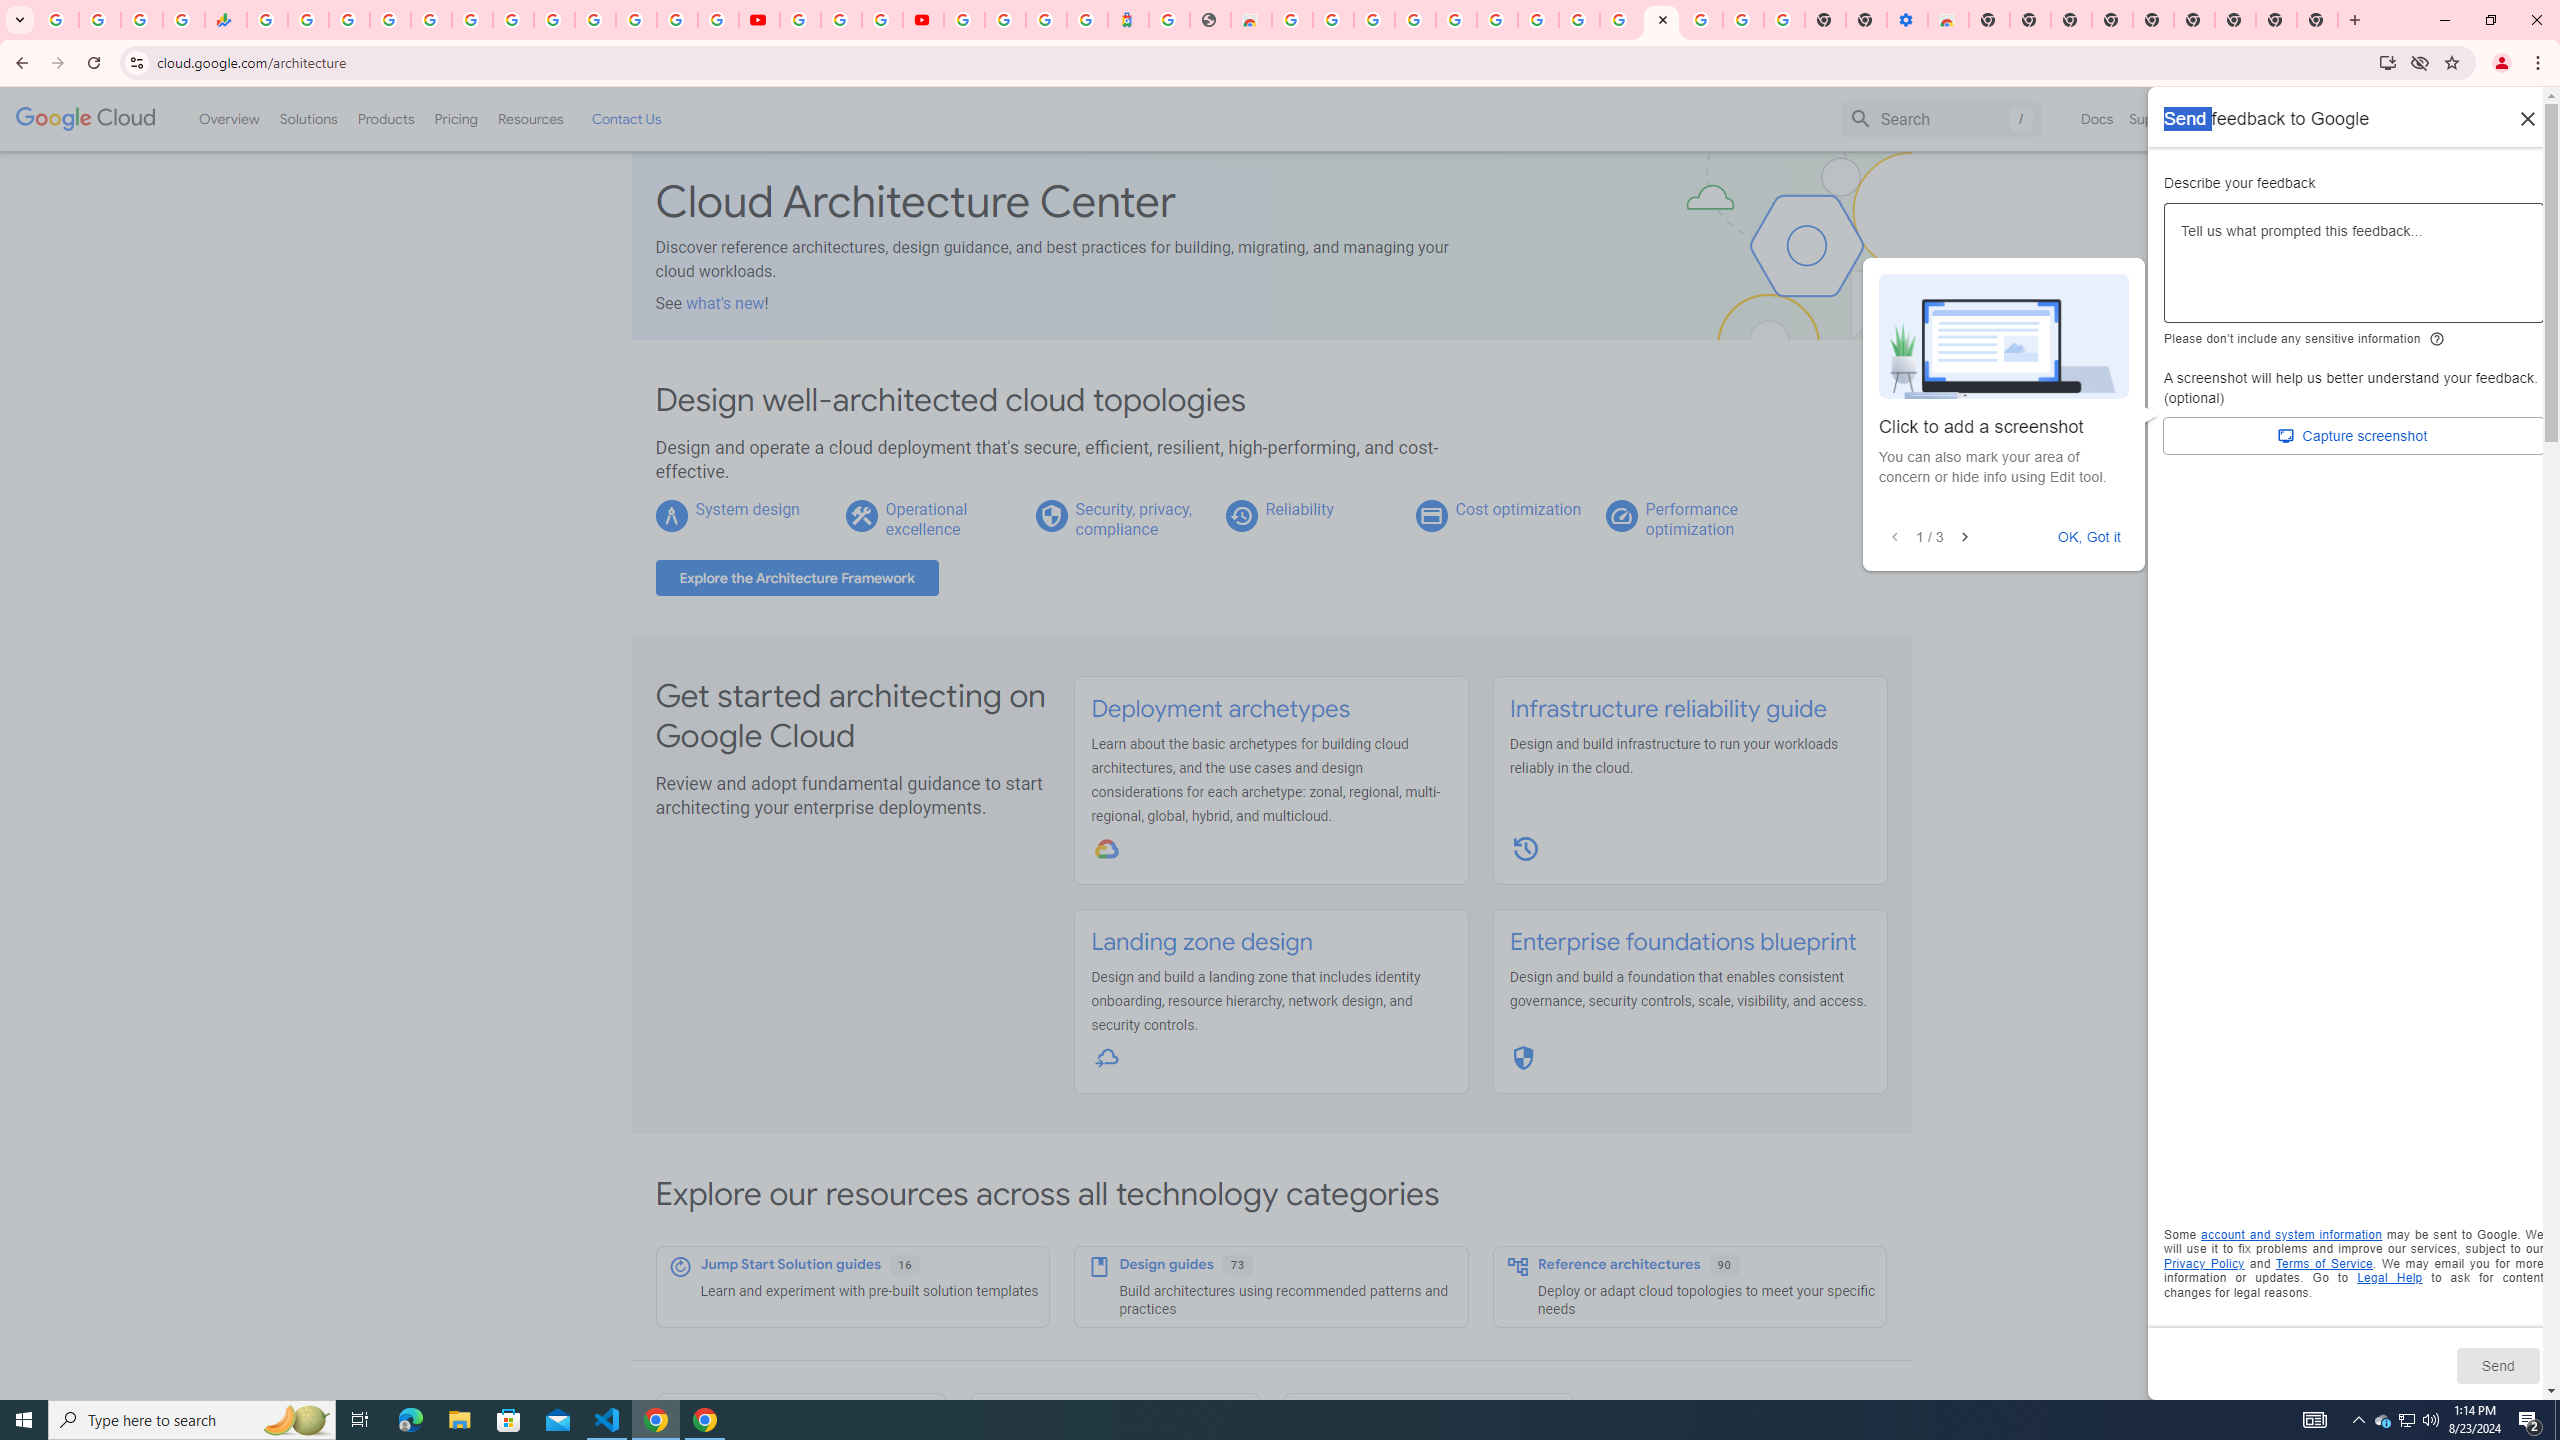 Image resolution: width=2560 pixels, height=1440 pixels. Describe the element at coordinates (796, 578) in the screenshot. I see `'Explore the Architecture Framework'` at that location.